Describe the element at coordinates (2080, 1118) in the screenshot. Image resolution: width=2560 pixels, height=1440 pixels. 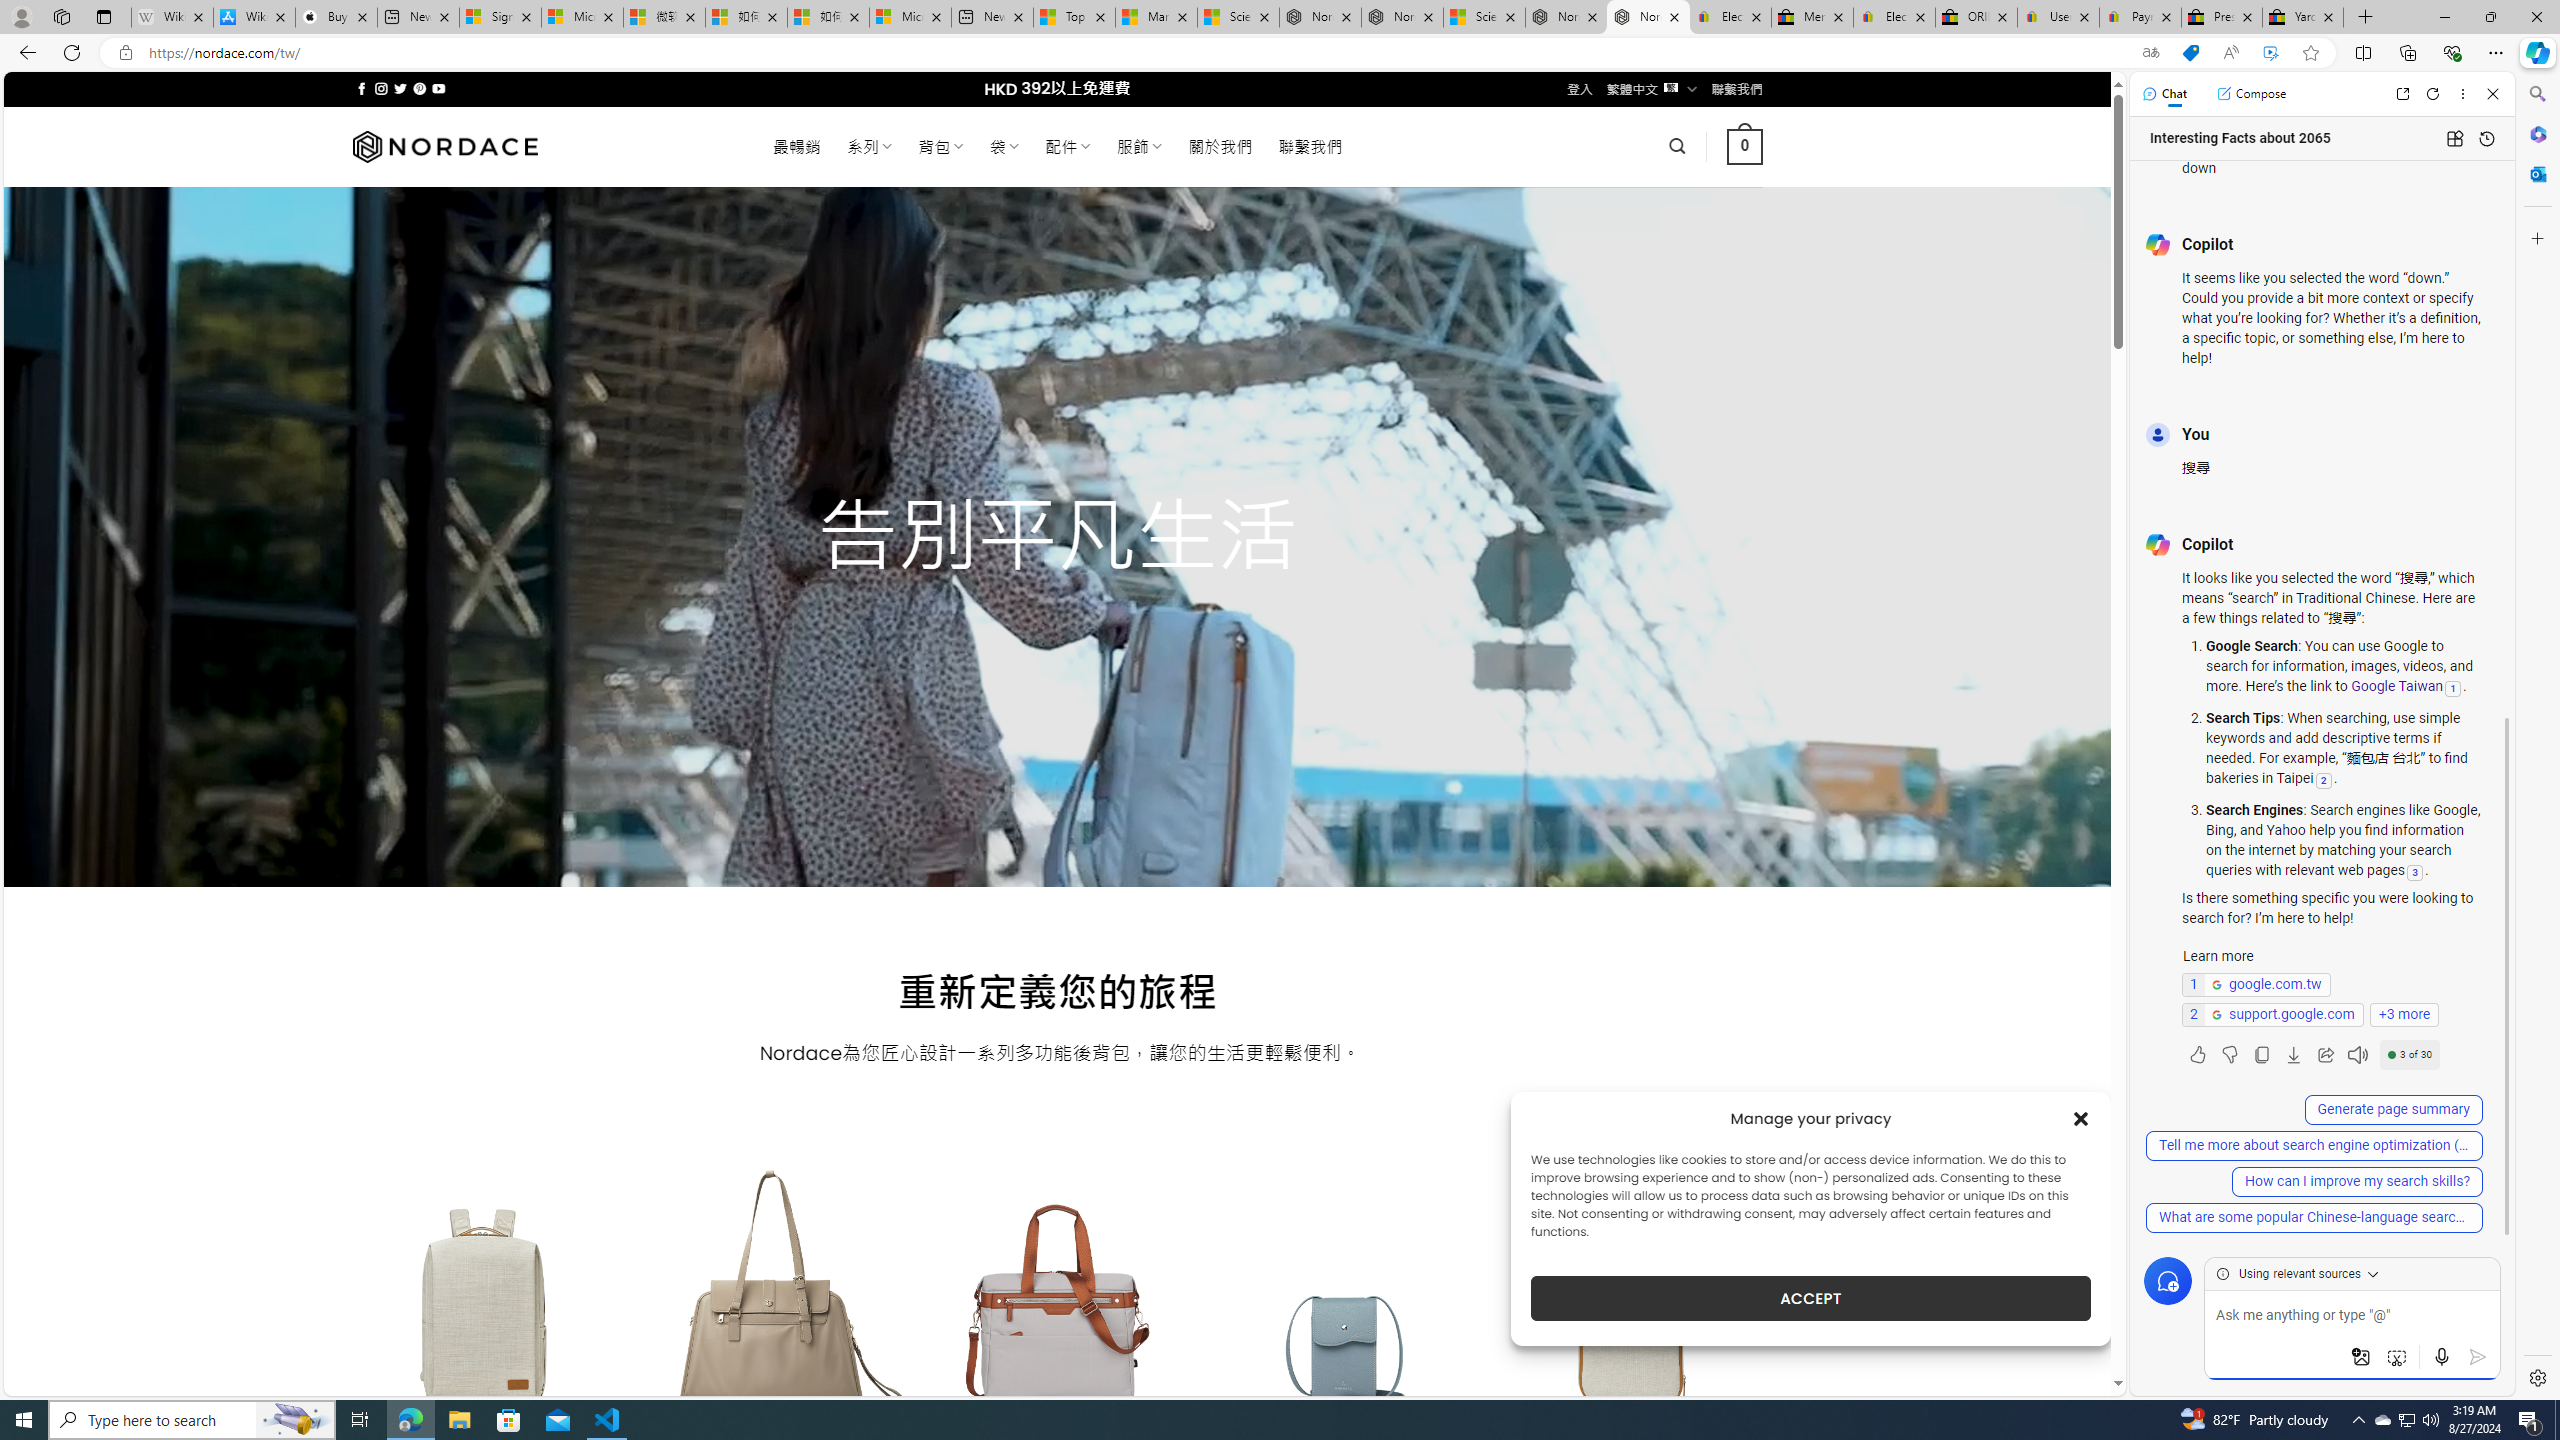
I see `'Class: cmplz-close'` at that location.